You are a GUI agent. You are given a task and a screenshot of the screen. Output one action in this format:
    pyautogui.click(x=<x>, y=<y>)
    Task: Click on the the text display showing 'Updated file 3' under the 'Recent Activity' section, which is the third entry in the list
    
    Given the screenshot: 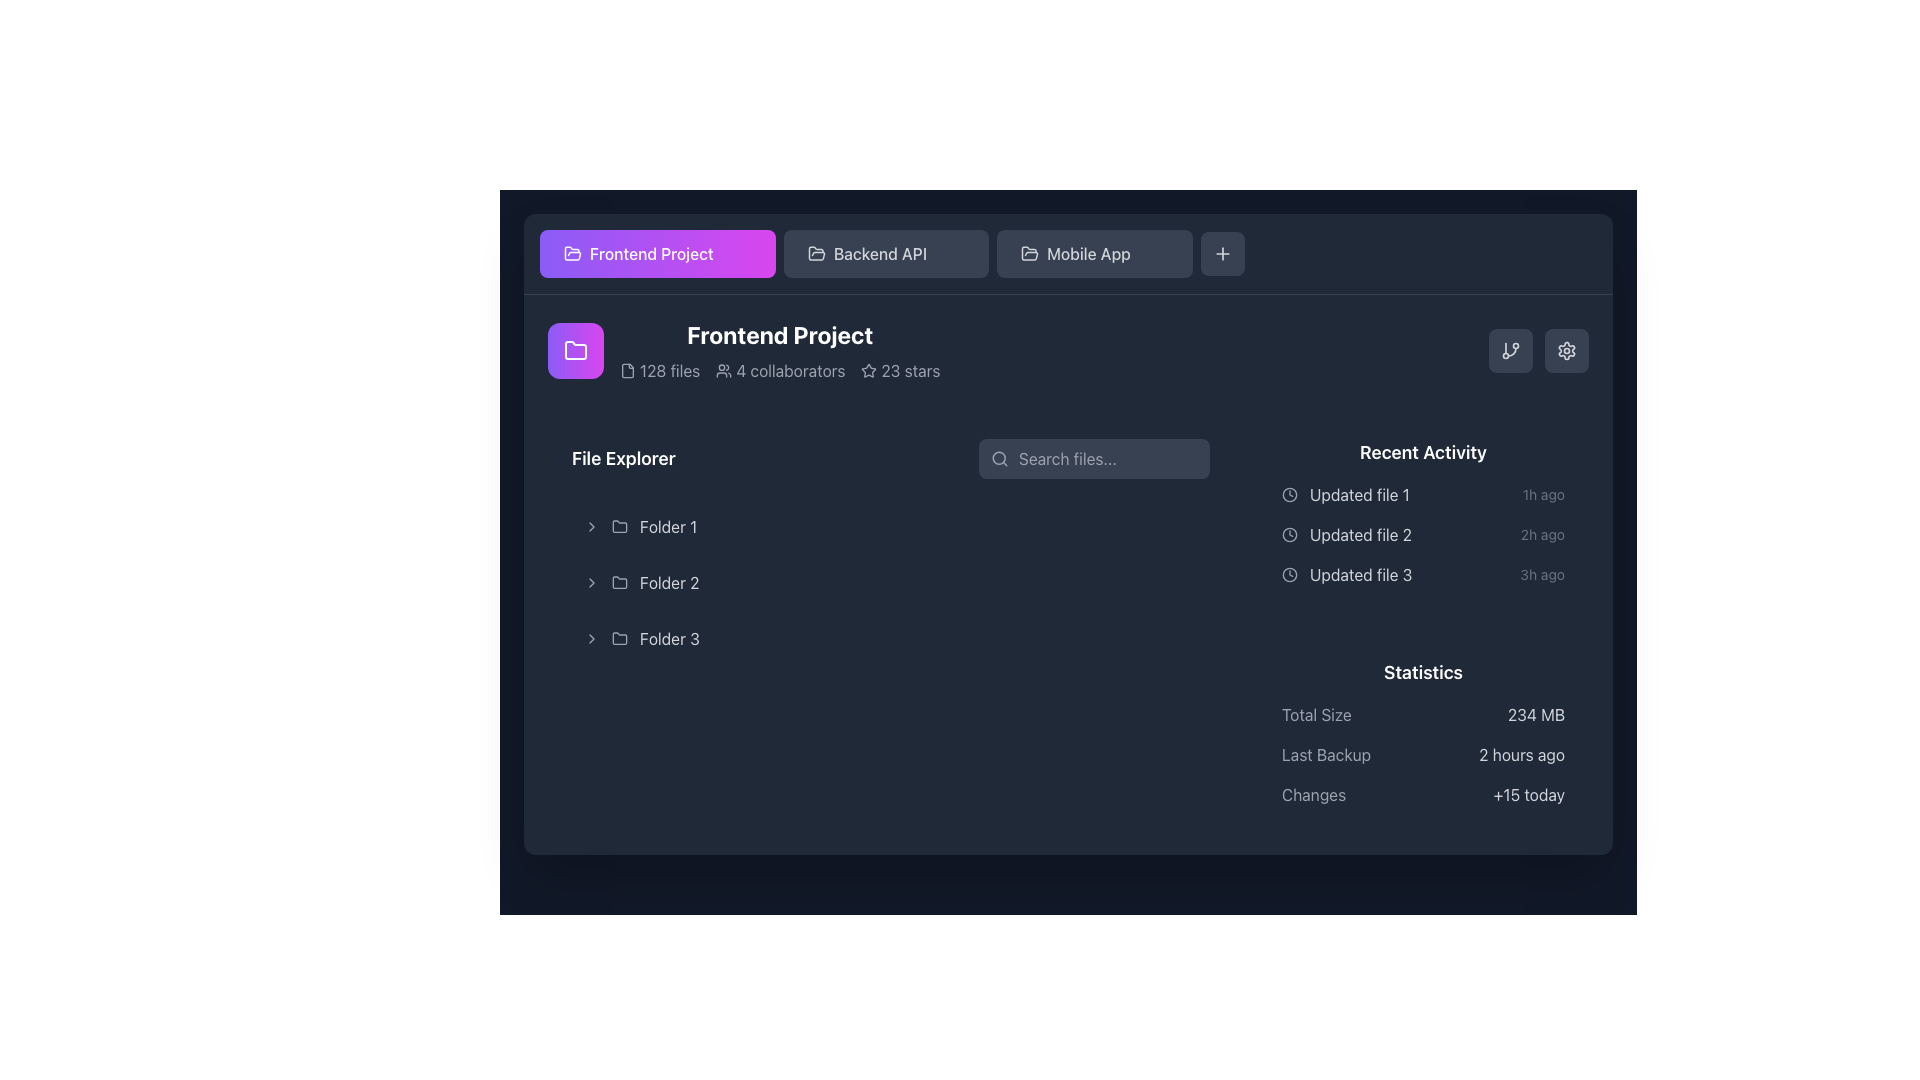 What is the action you would take?
    pyautogui.click(x=1360, y=574)
    